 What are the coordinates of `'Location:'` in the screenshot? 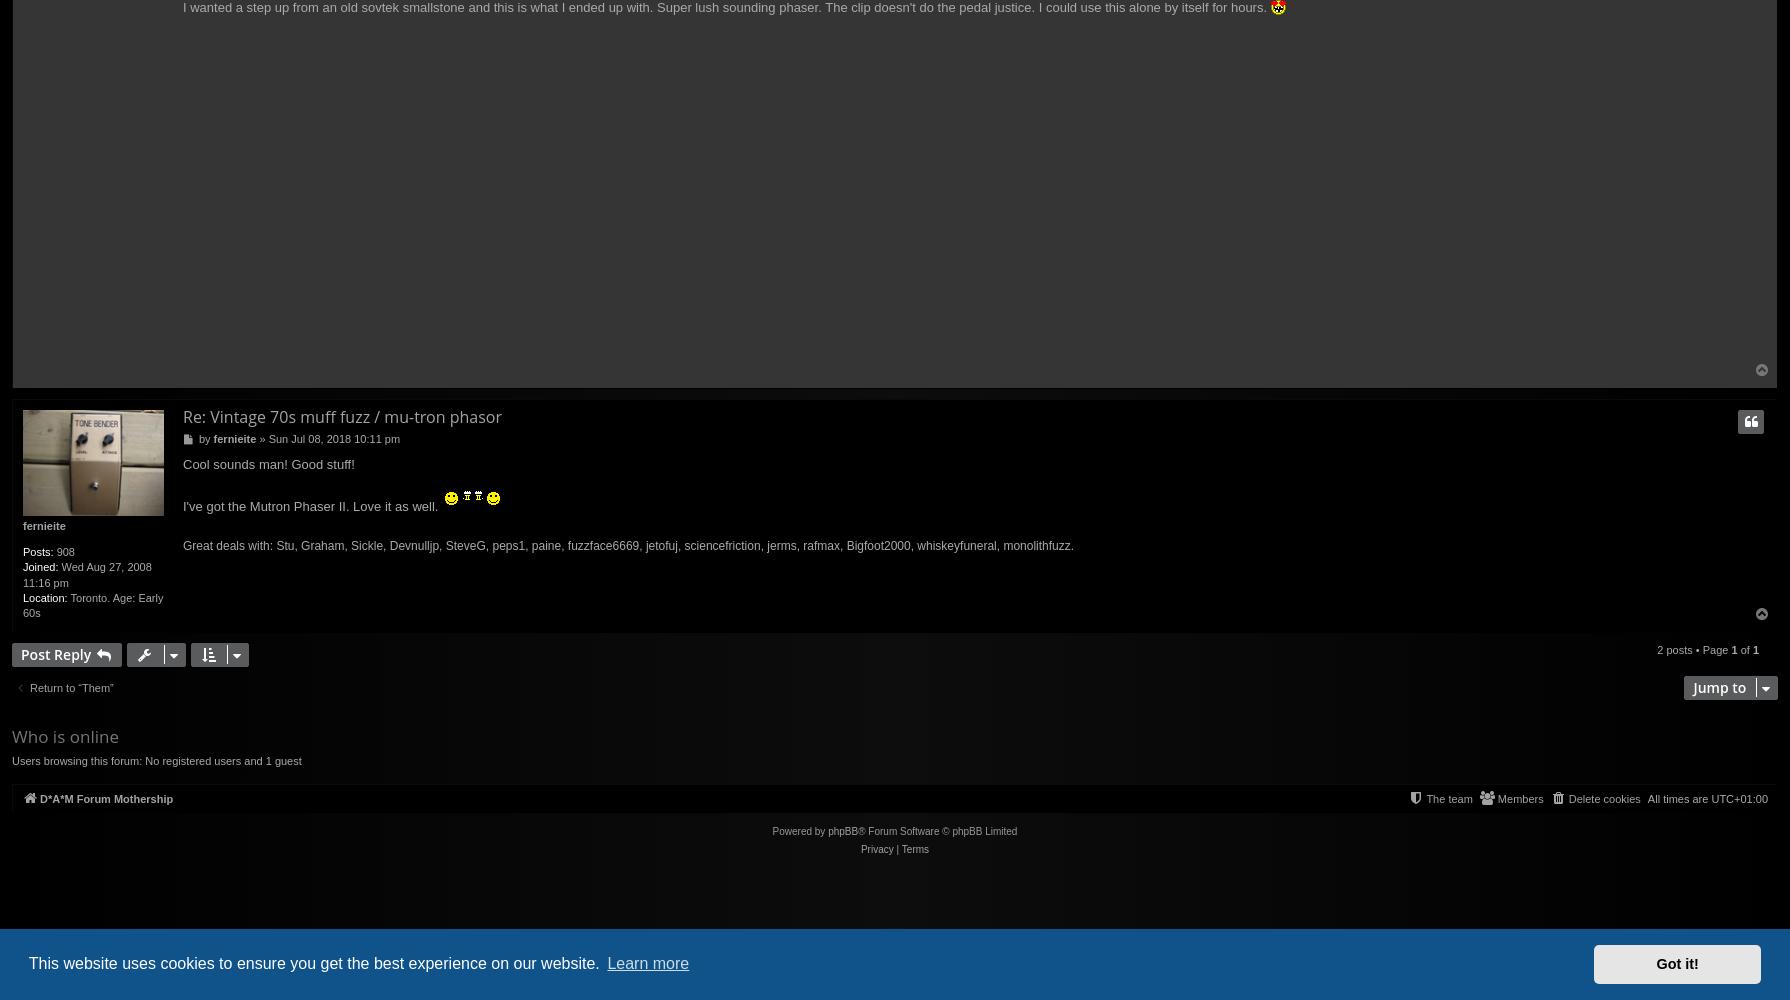 It's located at (44, 596).